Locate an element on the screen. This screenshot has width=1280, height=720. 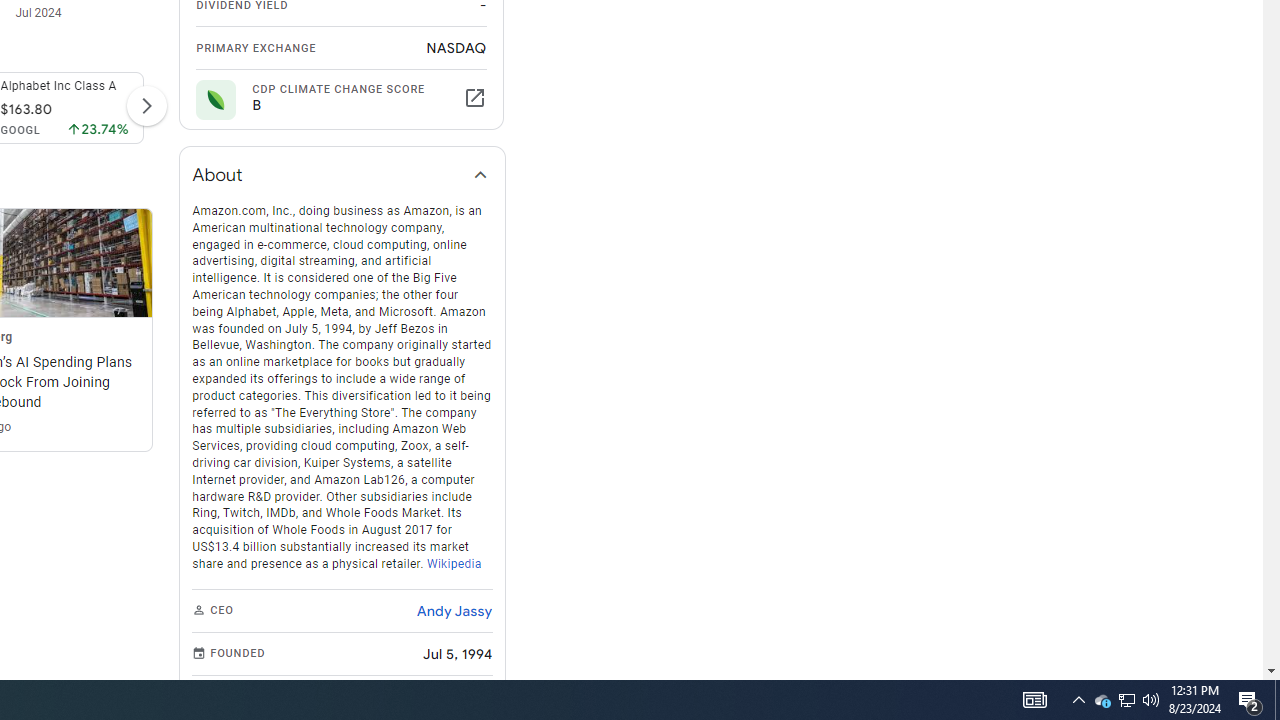
'Andy Jassy' is located at coordinates (453, 609).